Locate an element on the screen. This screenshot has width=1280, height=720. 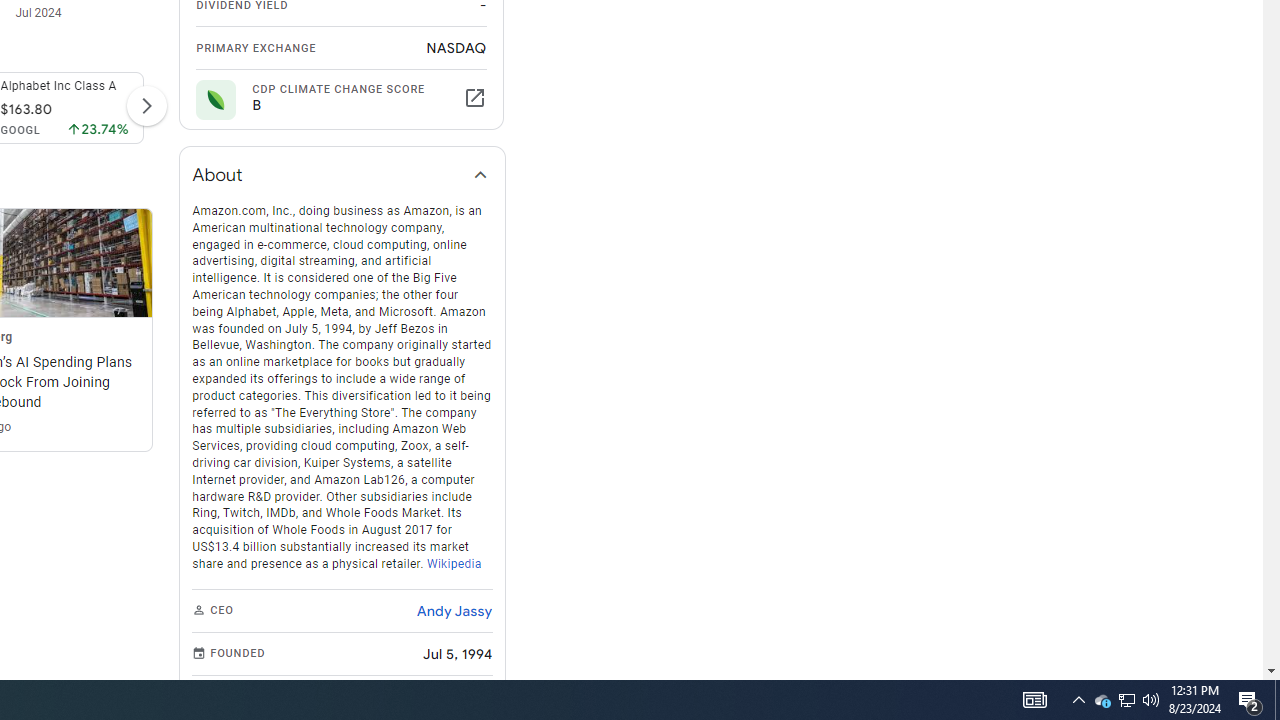
'Andy Jassy' is located at coordinates (453, 609).